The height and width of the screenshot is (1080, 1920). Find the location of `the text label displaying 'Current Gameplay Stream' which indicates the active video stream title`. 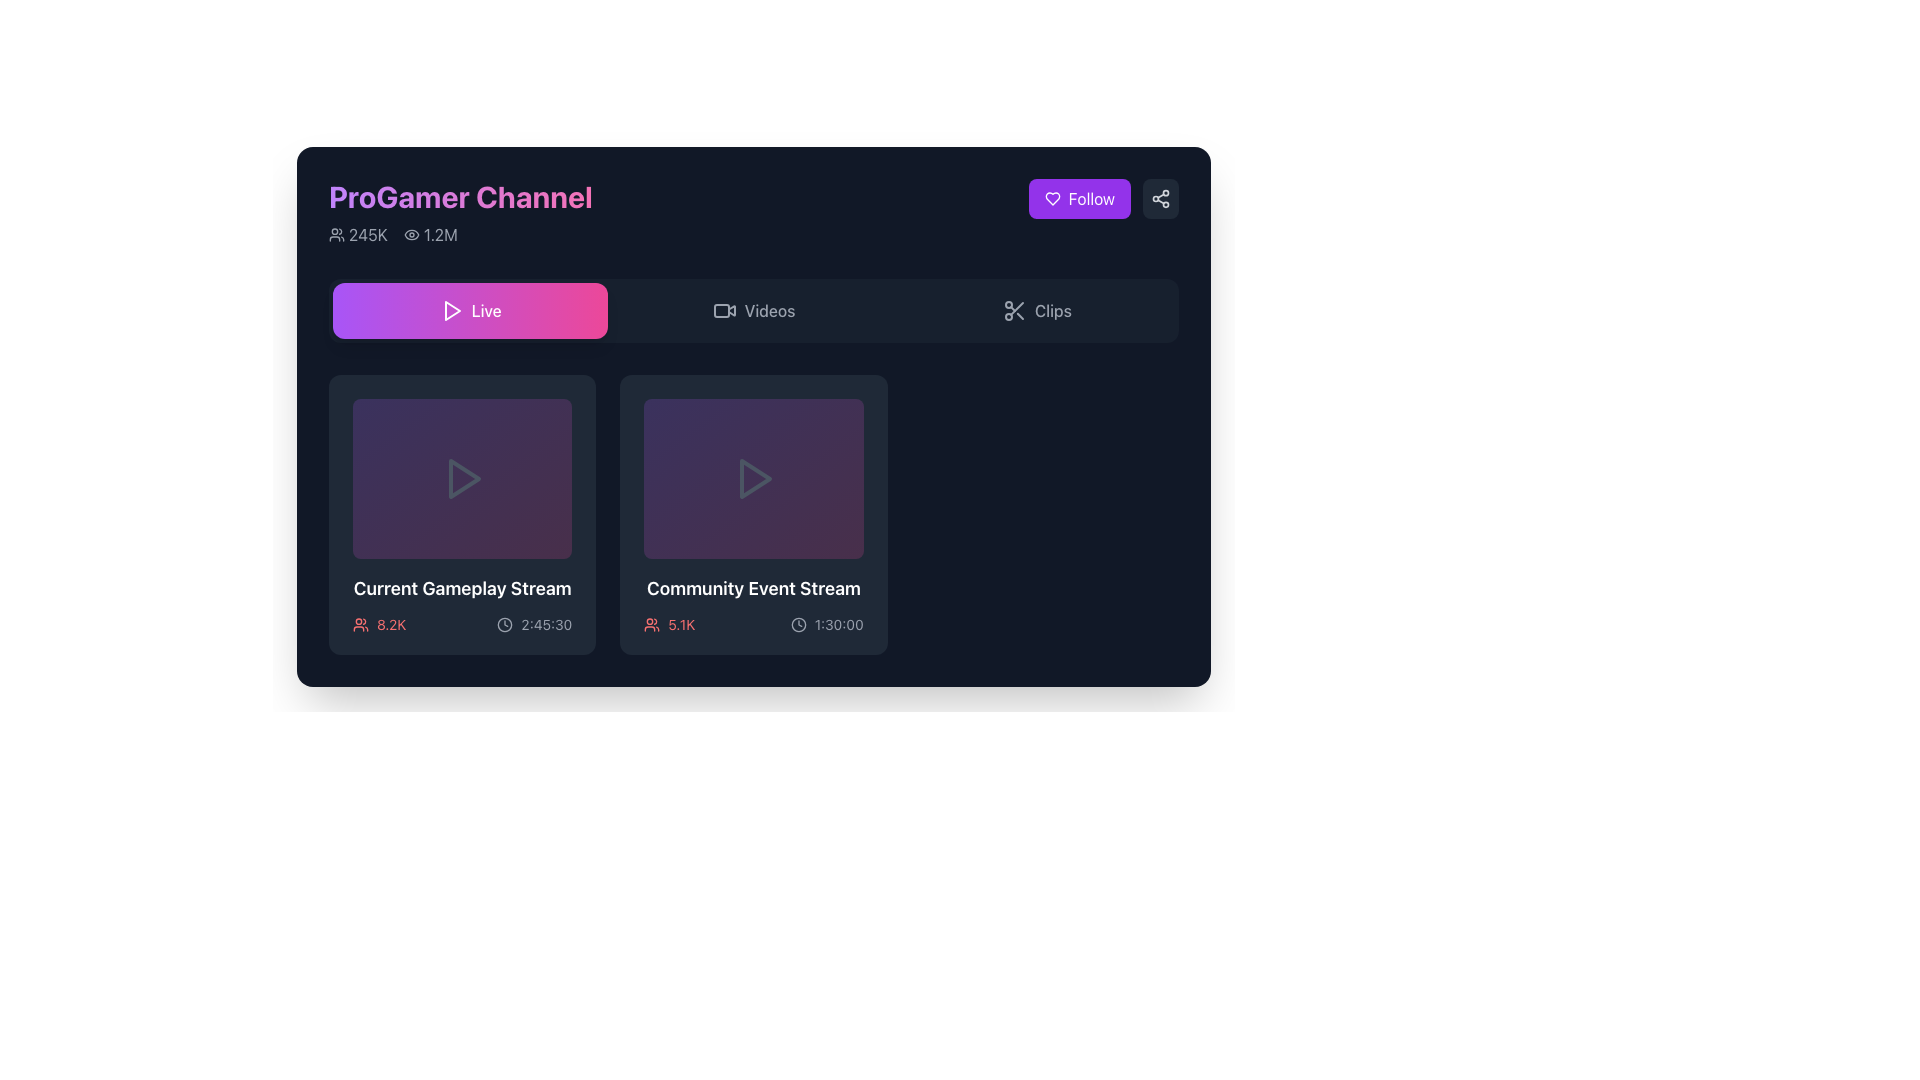

the text label displaying 'Current Gameplay Stream' which indicates the active video stream title is located at coordinates (461, 588).